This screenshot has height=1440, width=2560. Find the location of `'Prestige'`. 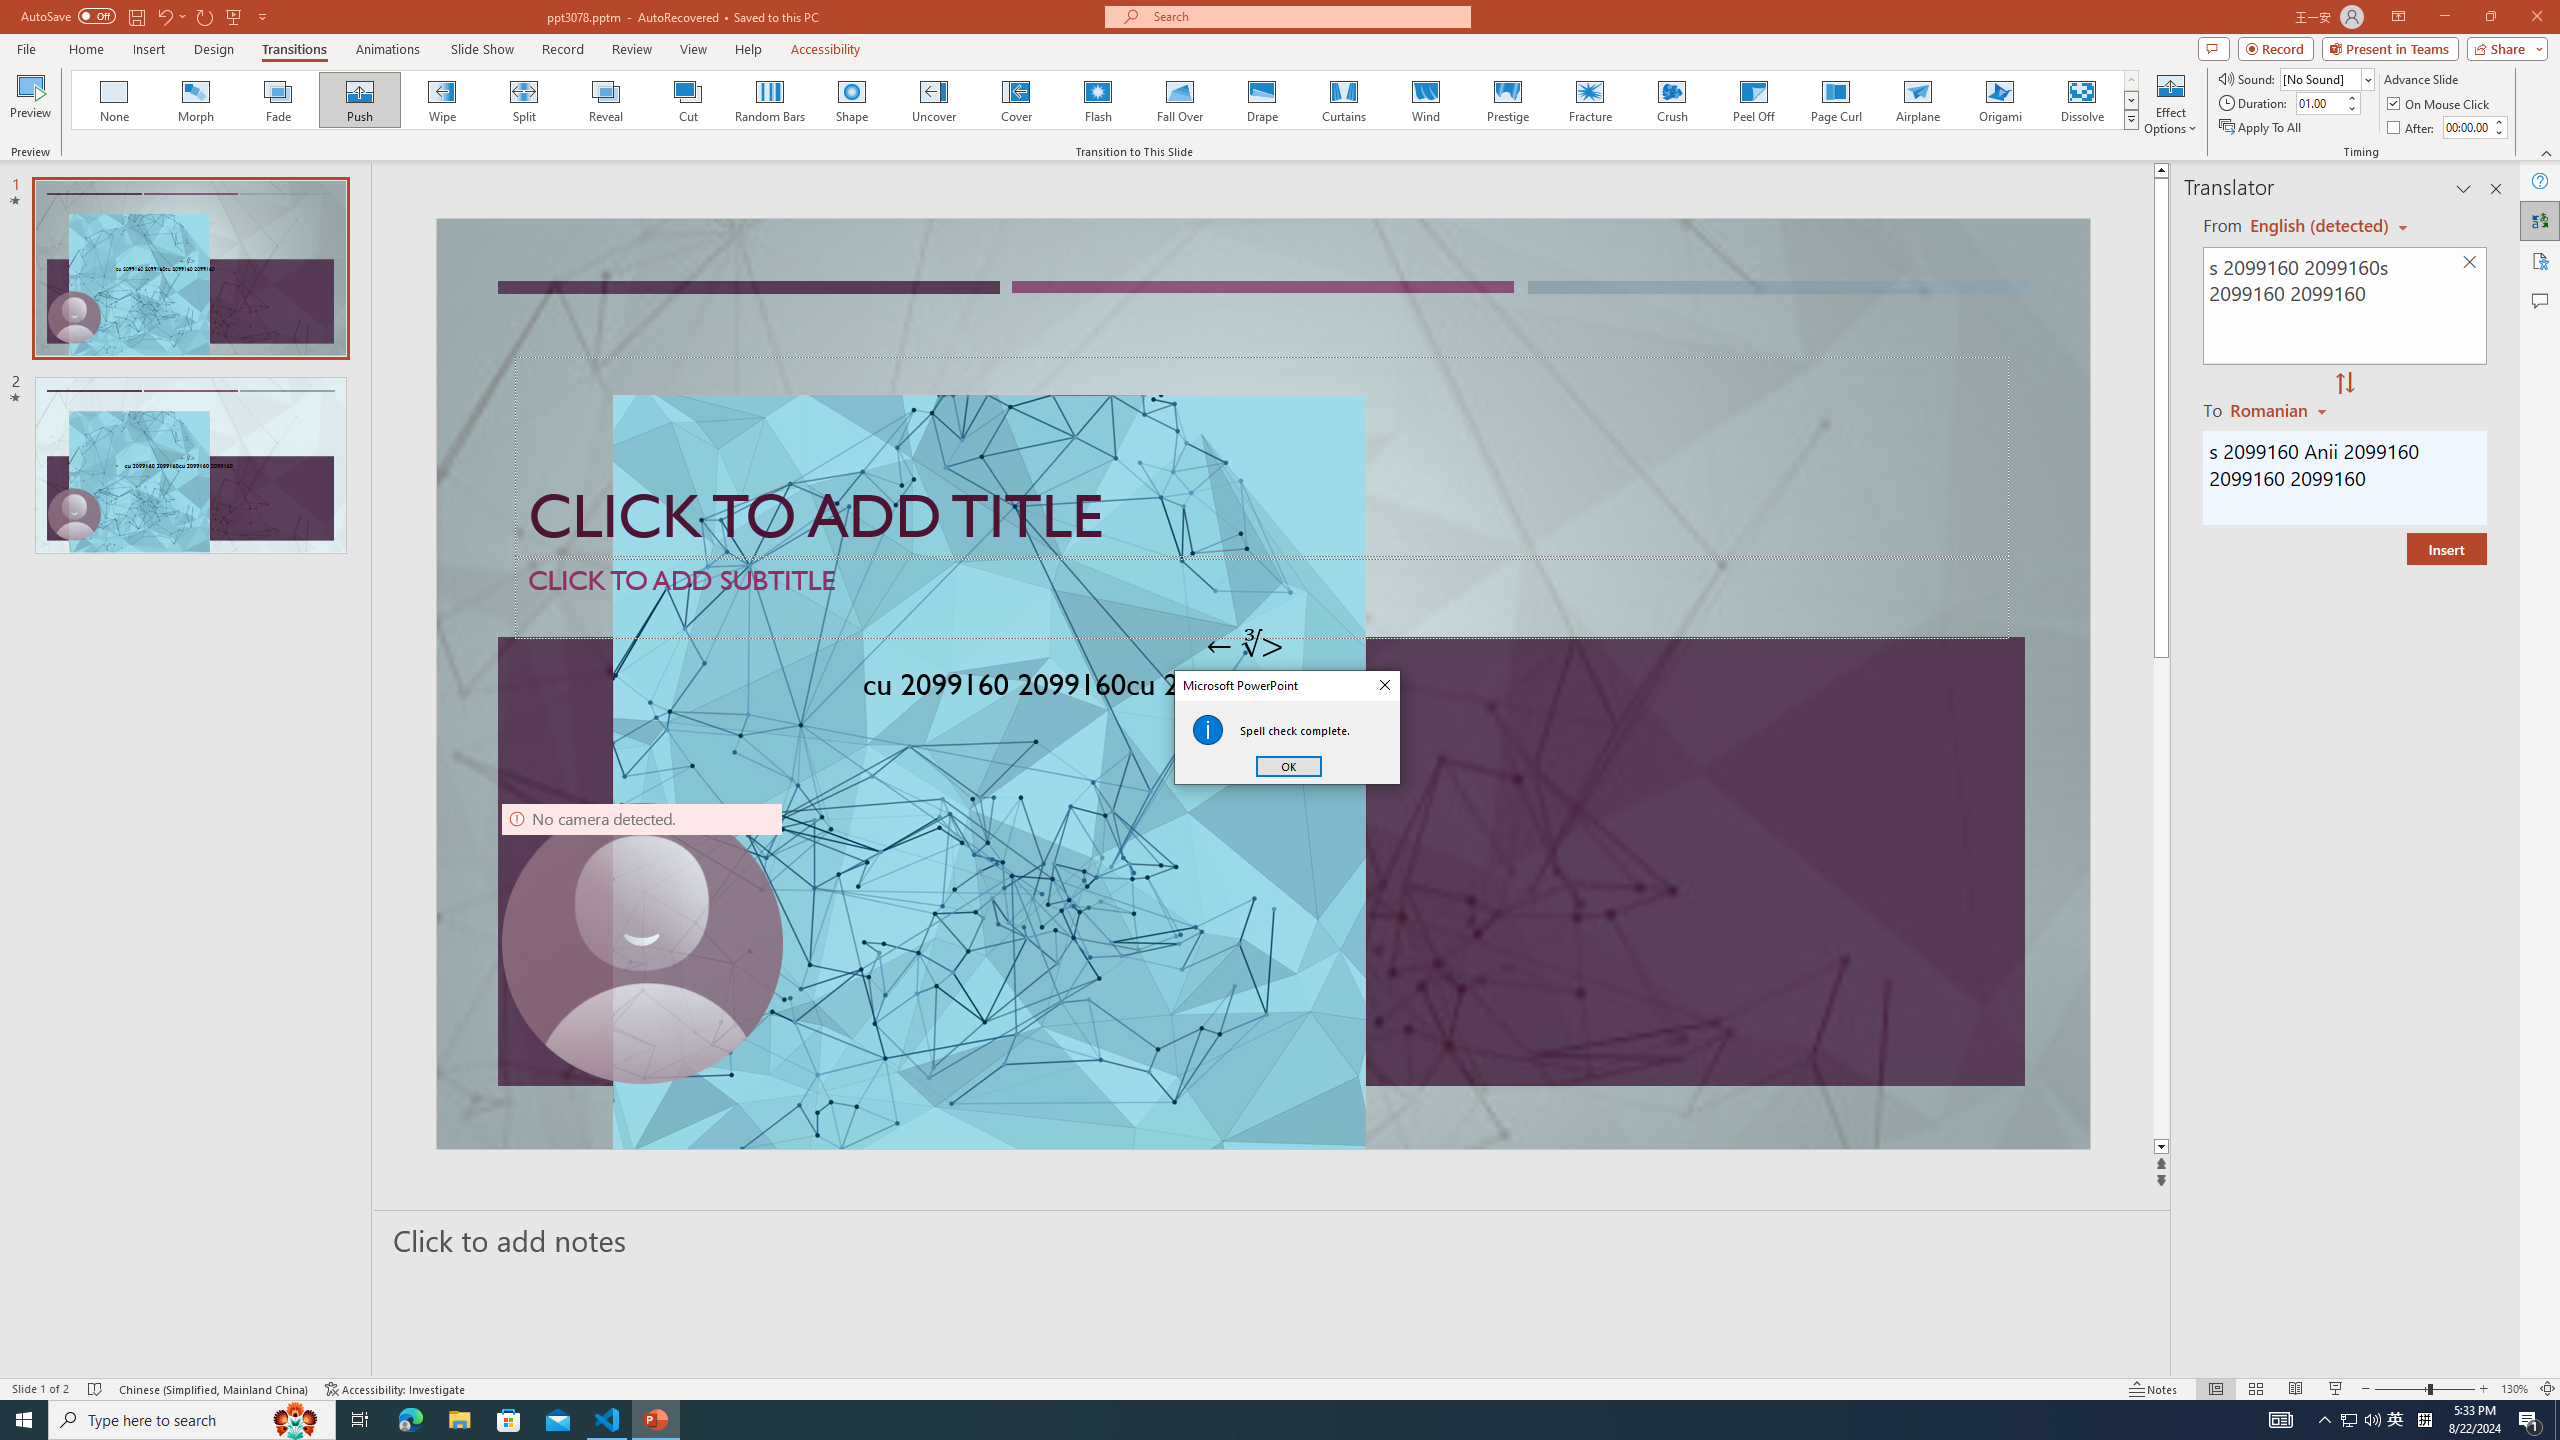

'Prestige' is located at coordinates (1507, 99).